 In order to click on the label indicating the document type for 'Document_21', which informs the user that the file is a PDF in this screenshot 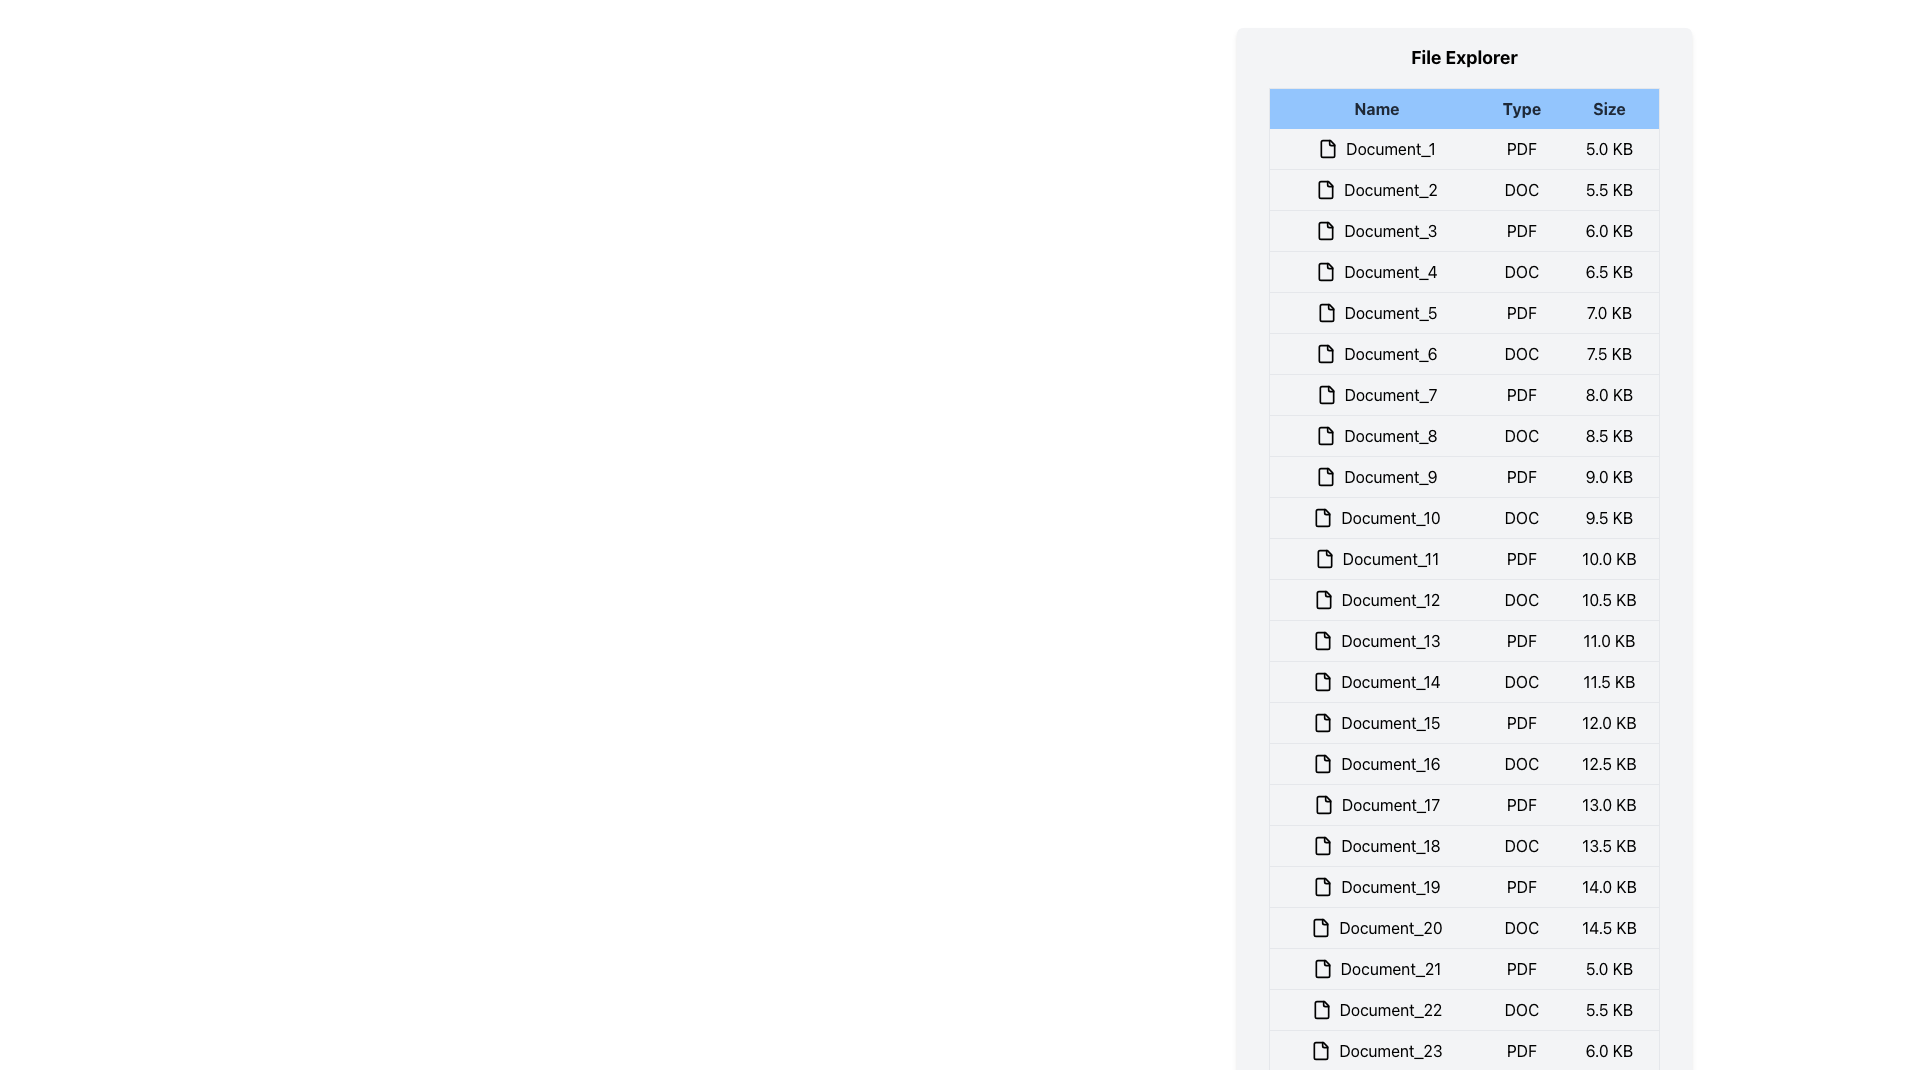, I will do `click(1520, 967)`.